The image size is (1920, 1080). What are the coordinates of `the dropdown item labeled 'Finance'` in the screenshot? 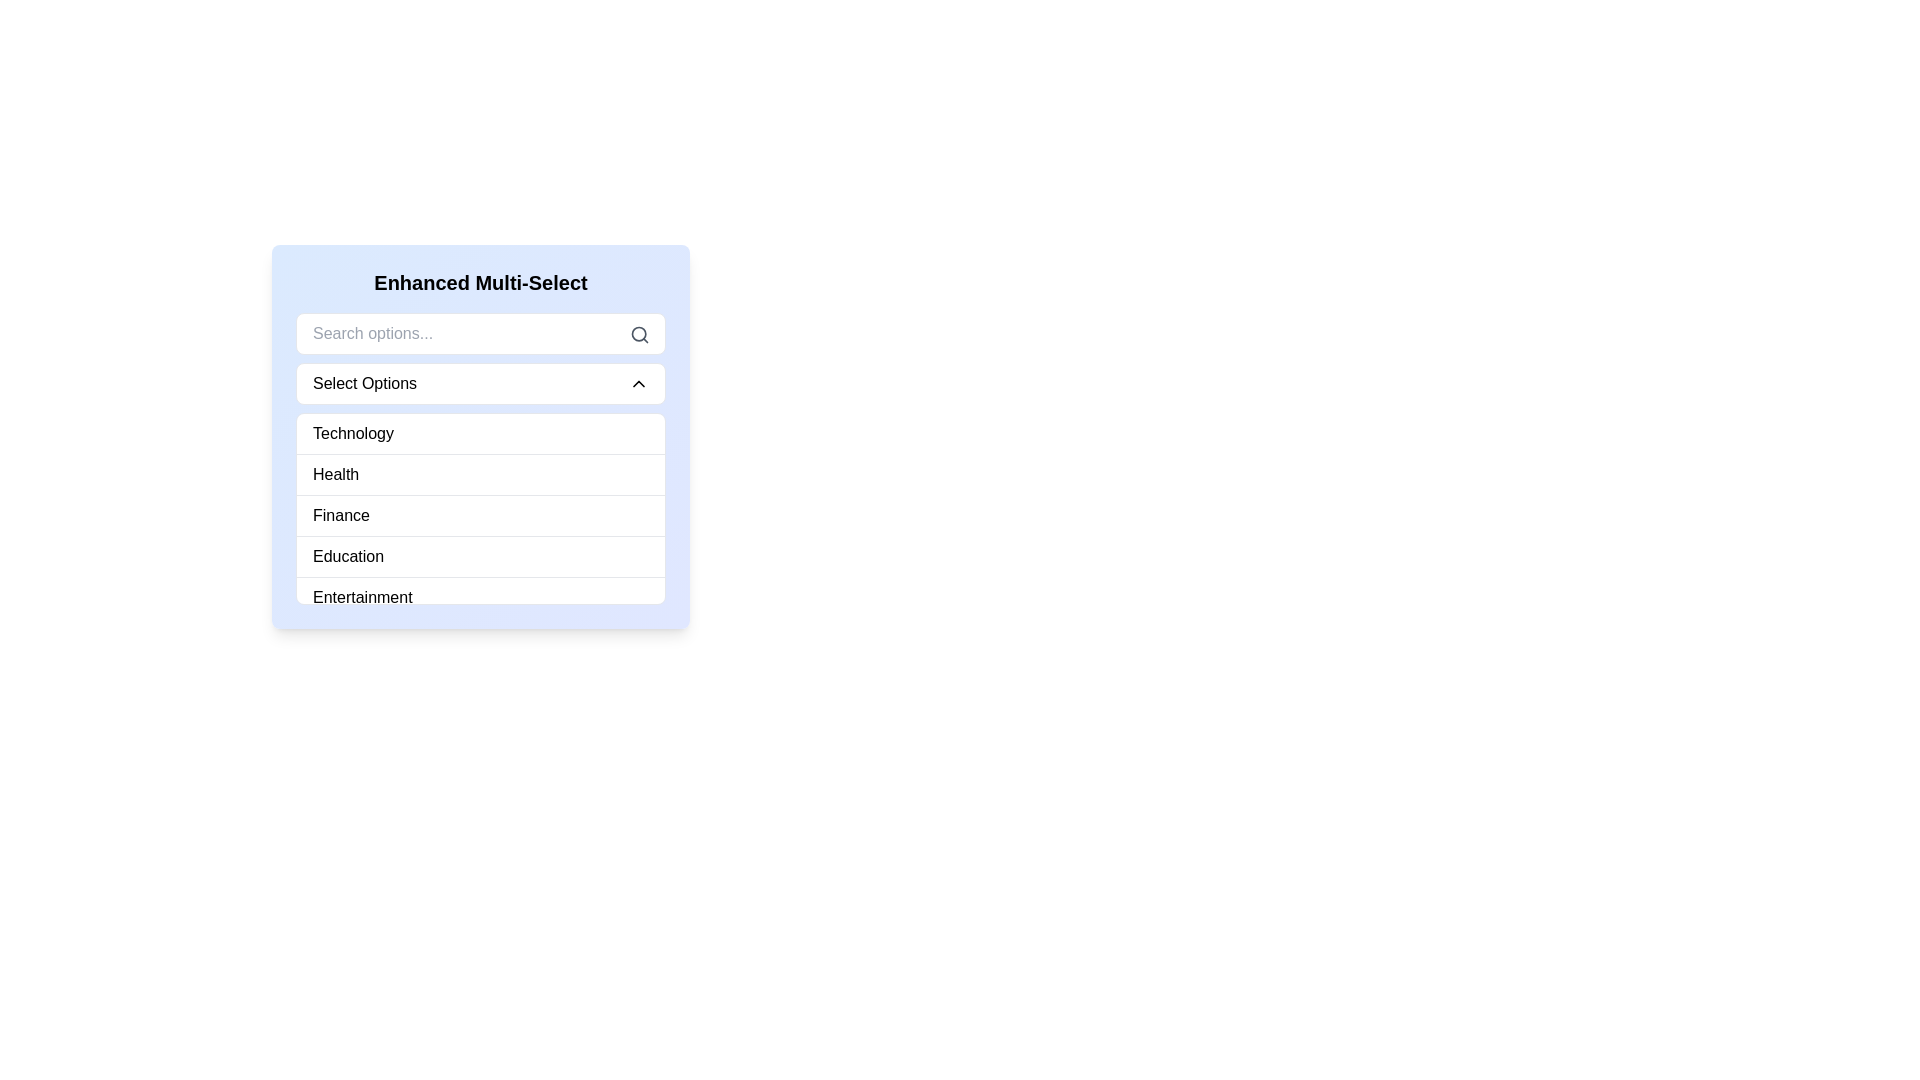 It's located at (480, 514).